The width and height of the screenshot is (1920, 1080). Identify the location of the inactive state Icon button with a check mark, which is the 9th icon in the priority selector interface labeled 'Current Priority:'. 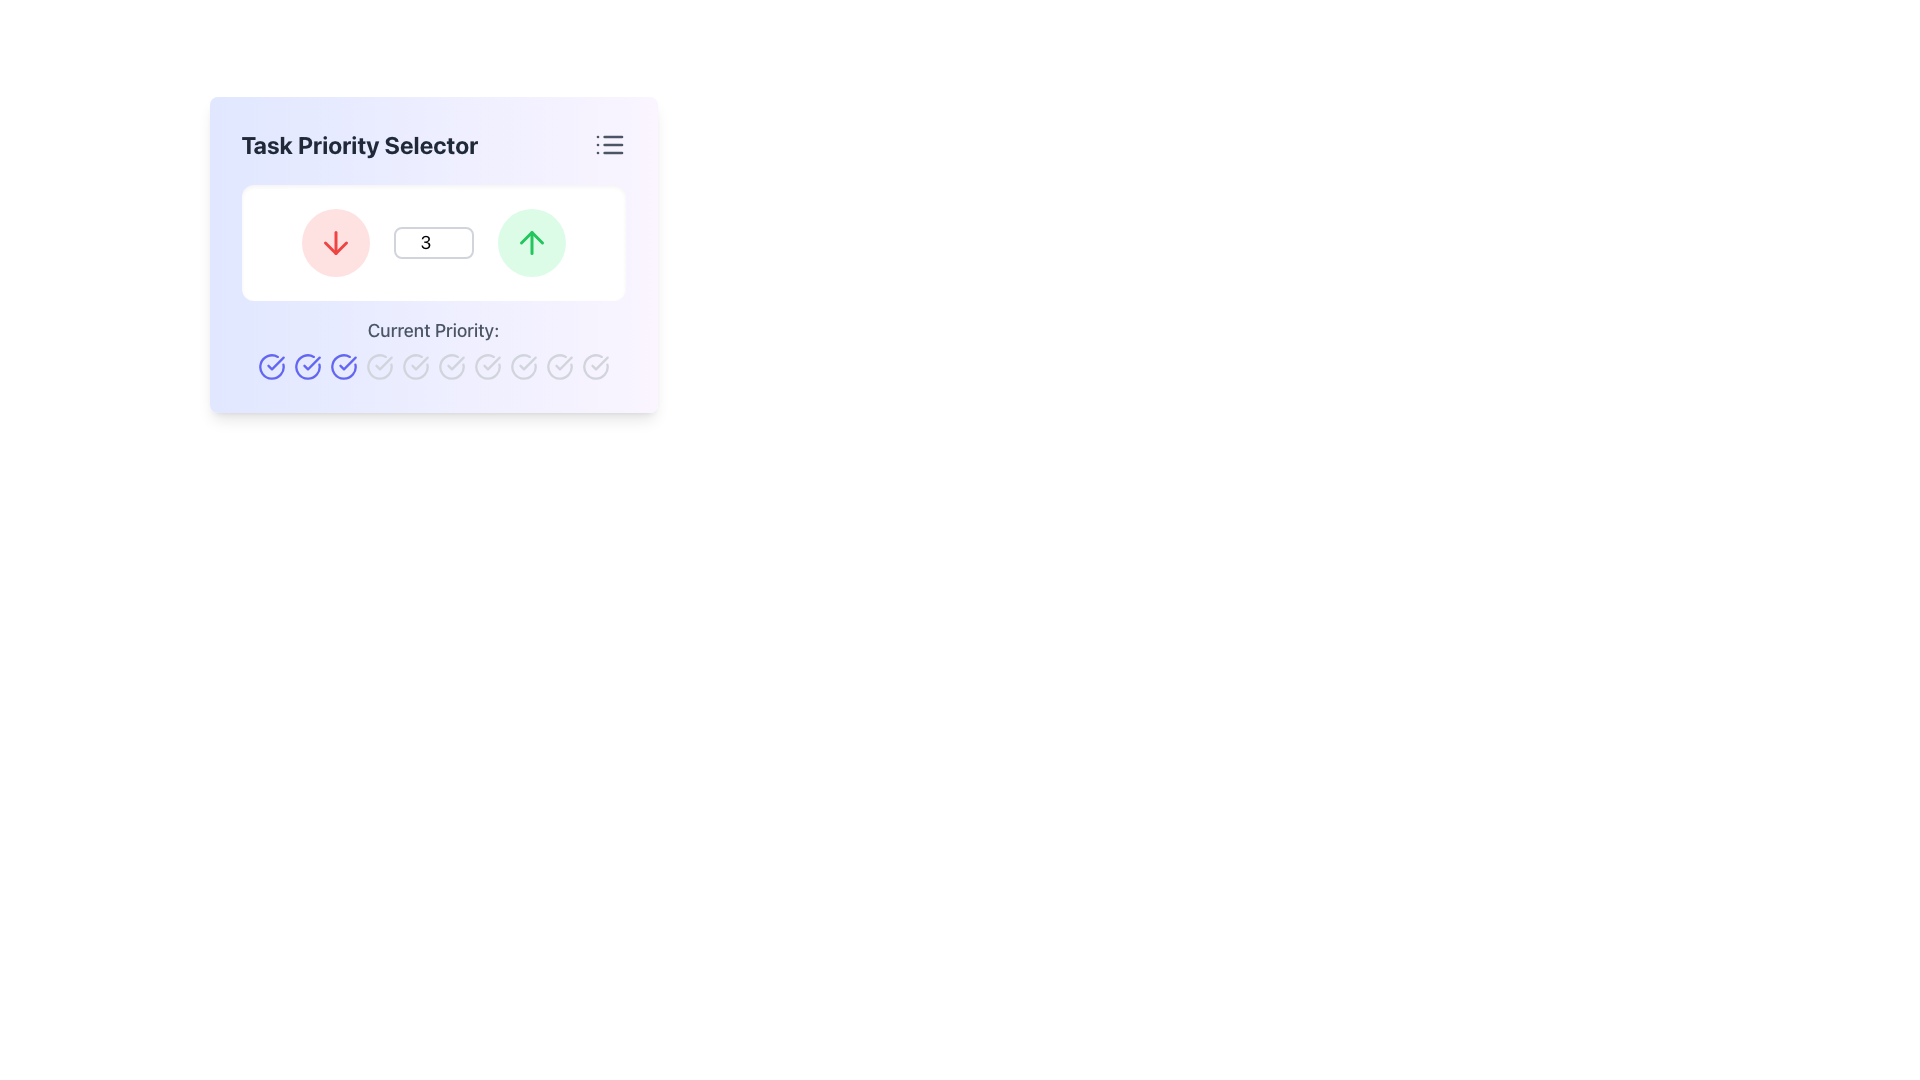
(559, 366).